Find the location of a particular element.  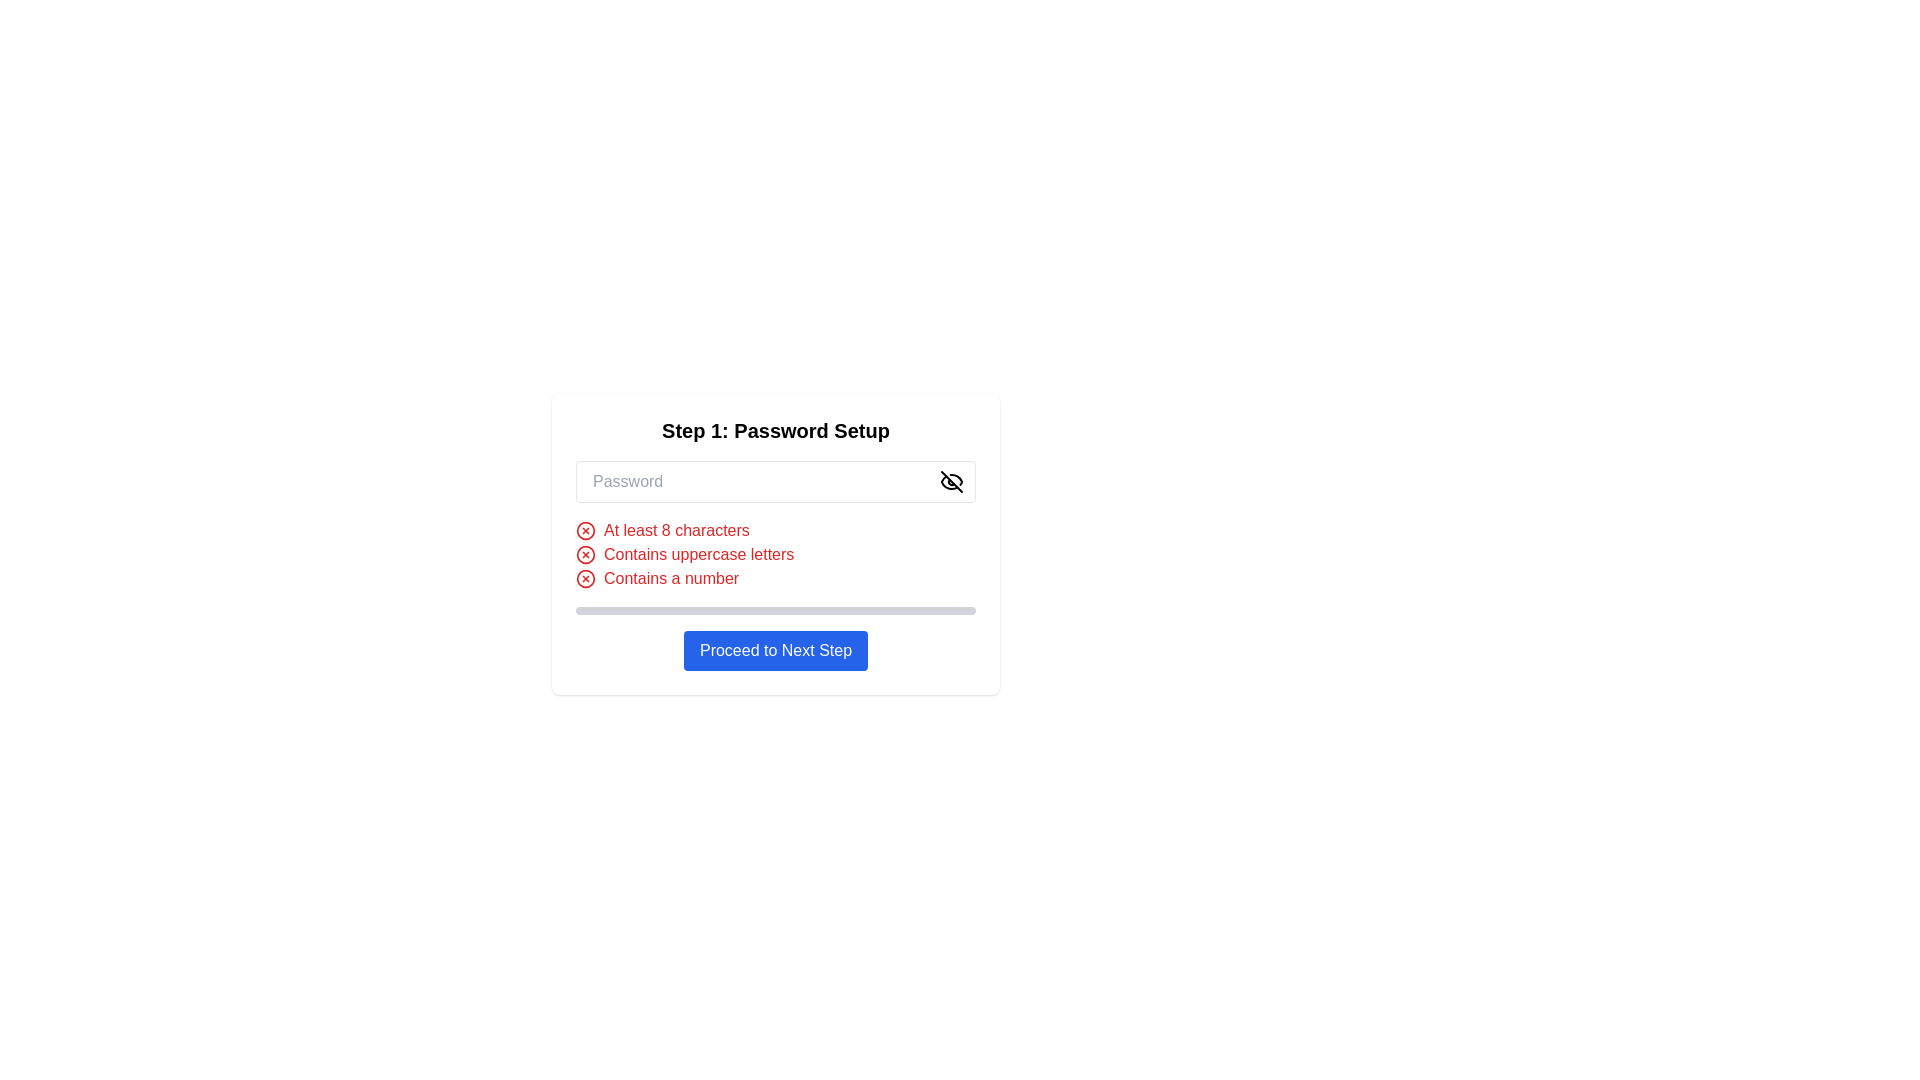

the Progress Bar that indicates the completion status of a process, located beneath the list of password requirements and above the 'Proceed to Next Step' button is located at coordinates (775, 609).